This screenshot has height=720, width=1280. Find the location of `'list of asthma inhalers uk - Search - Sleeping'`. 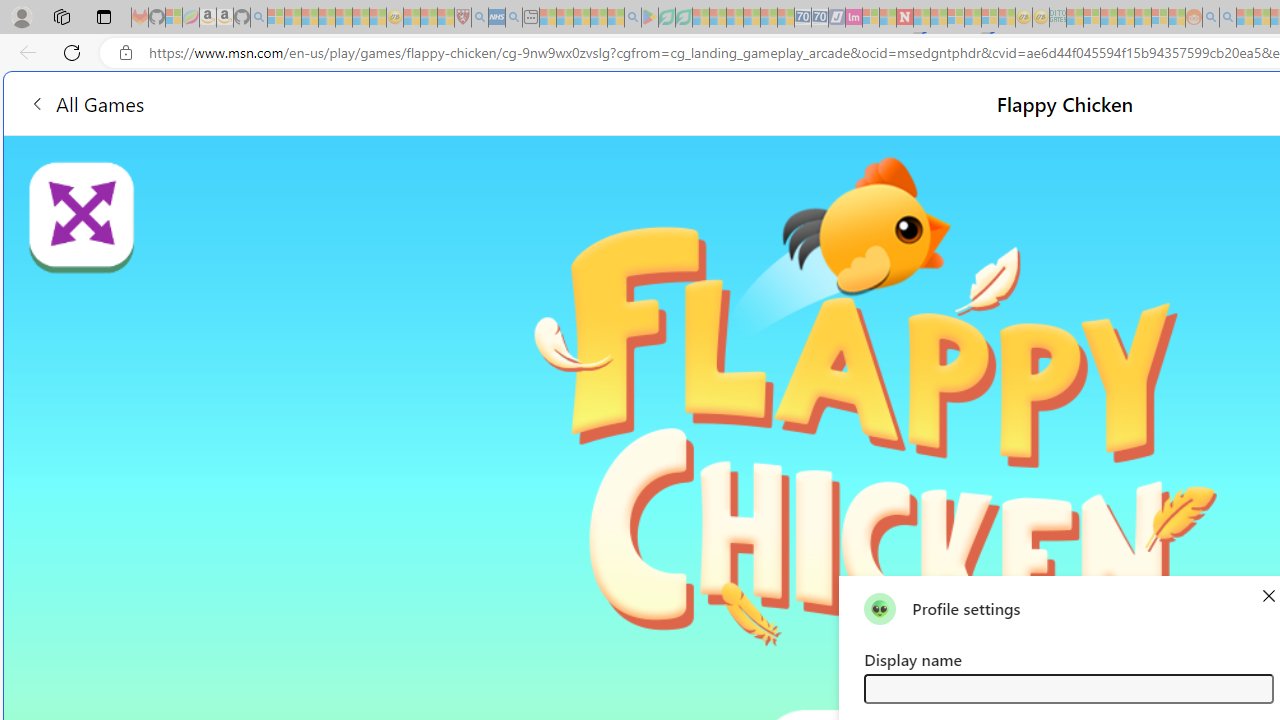

'list of asthma inhalers uk - Search - Sleeping' is located at coordinates (480, 17).